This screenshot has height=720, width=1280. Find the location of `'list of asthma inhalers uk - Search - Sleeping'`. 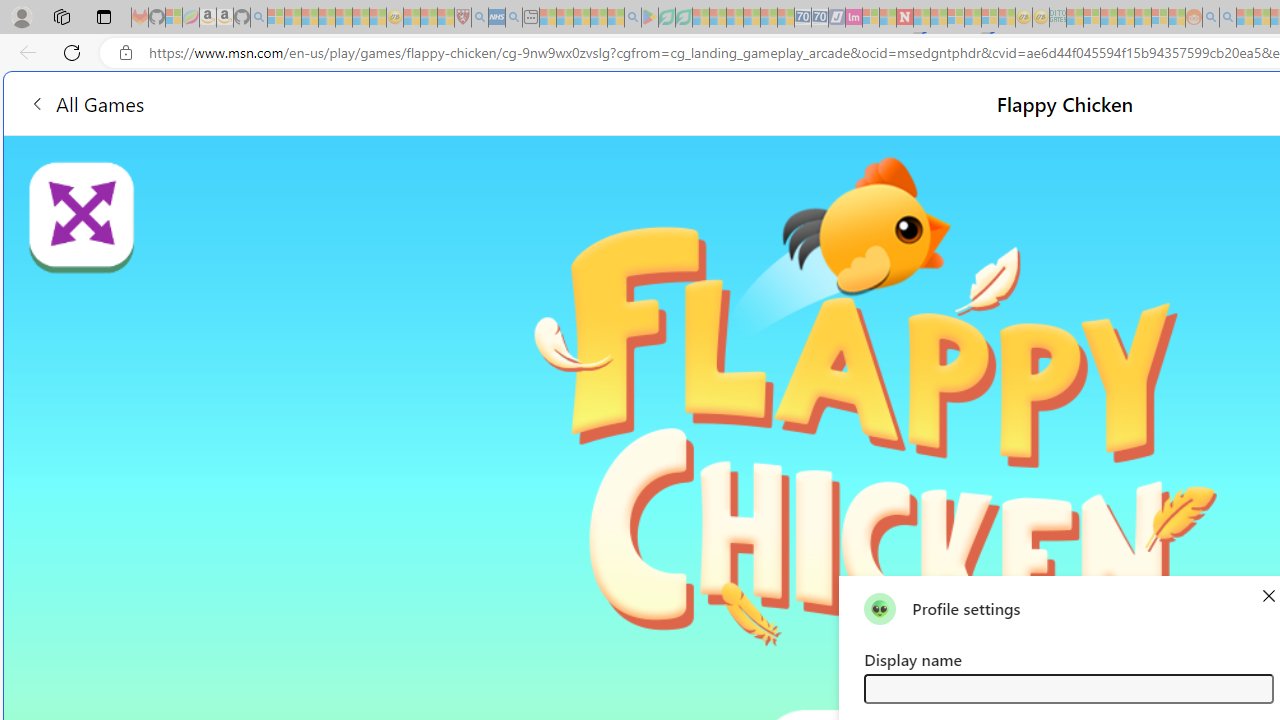

'list of asthma inhalers uk - Search - Sleeping' is located at coordinates (480, 17).